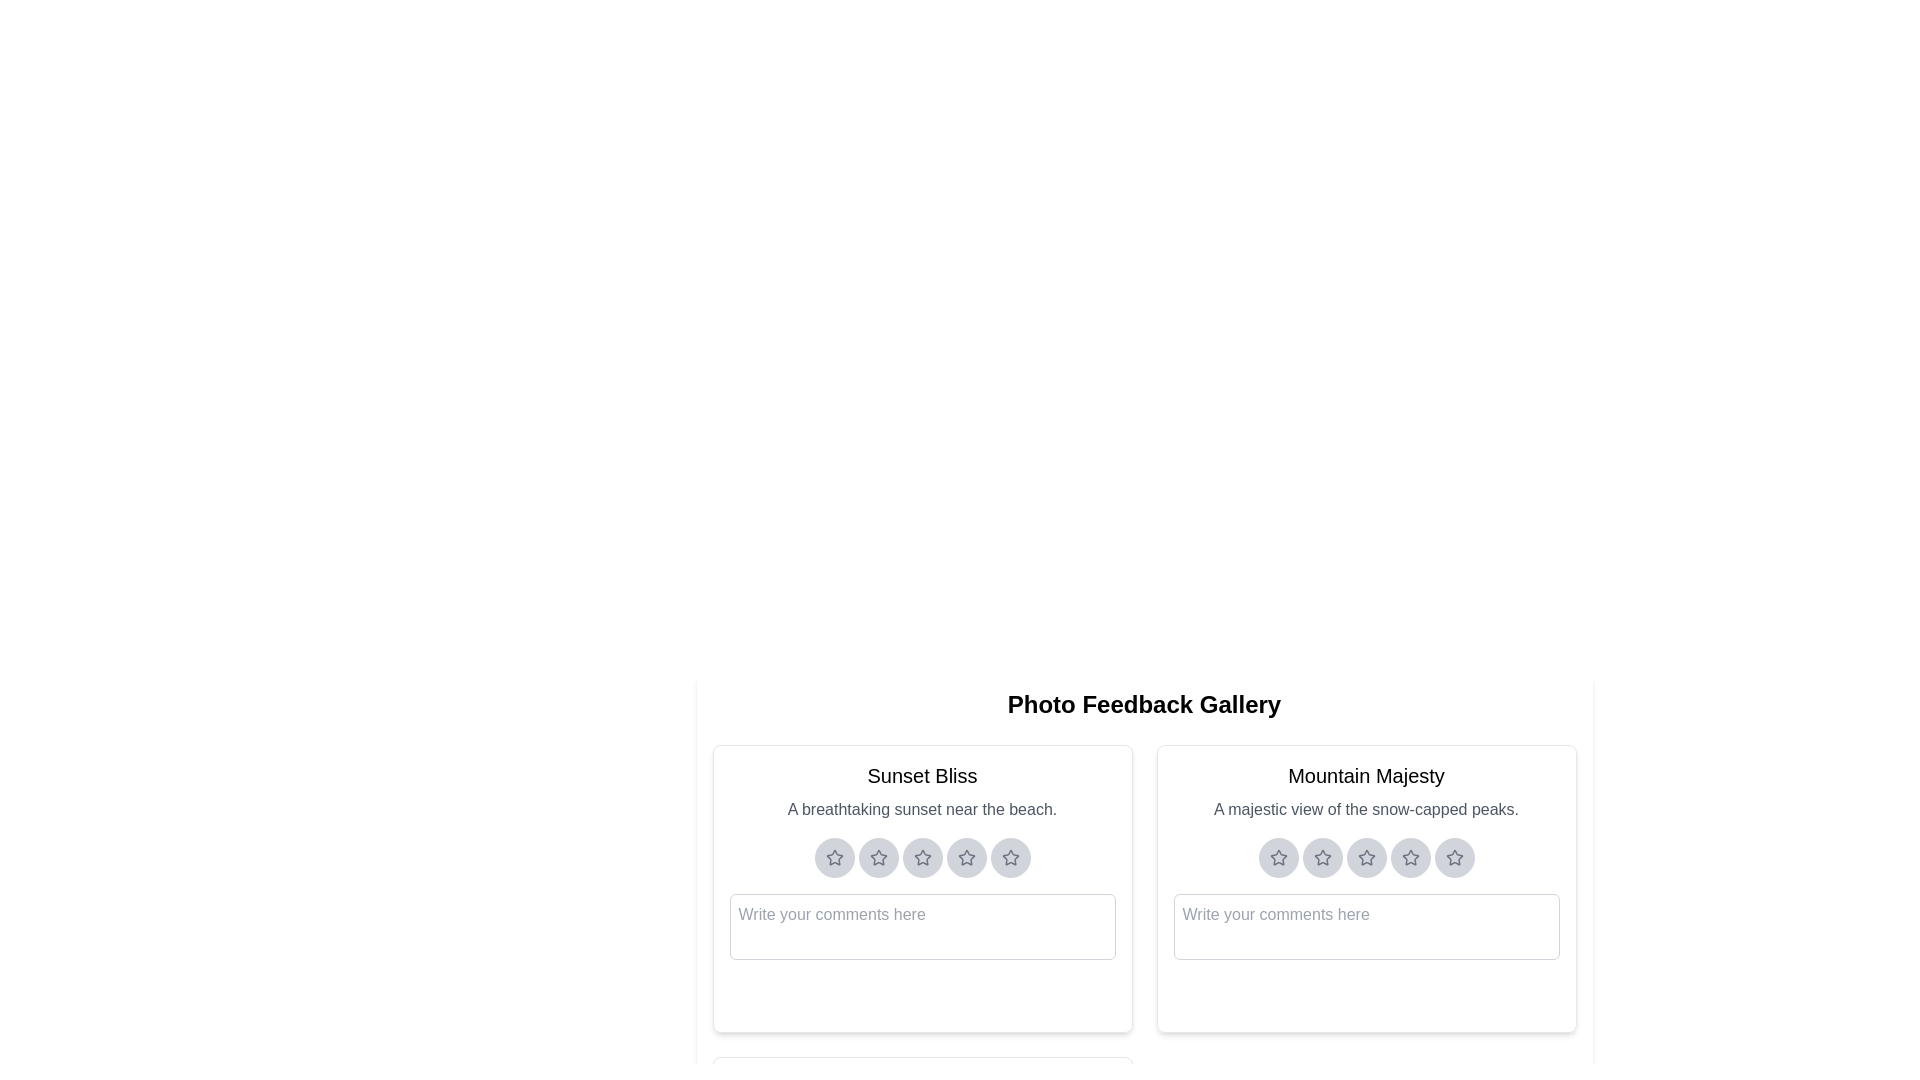 The height and width of the screenshot is (1080, 1920). I want to click on the second star rating icon in the row of rating stars displayed below the 'Mountain Majesty' photo title, so click(1365, 855).